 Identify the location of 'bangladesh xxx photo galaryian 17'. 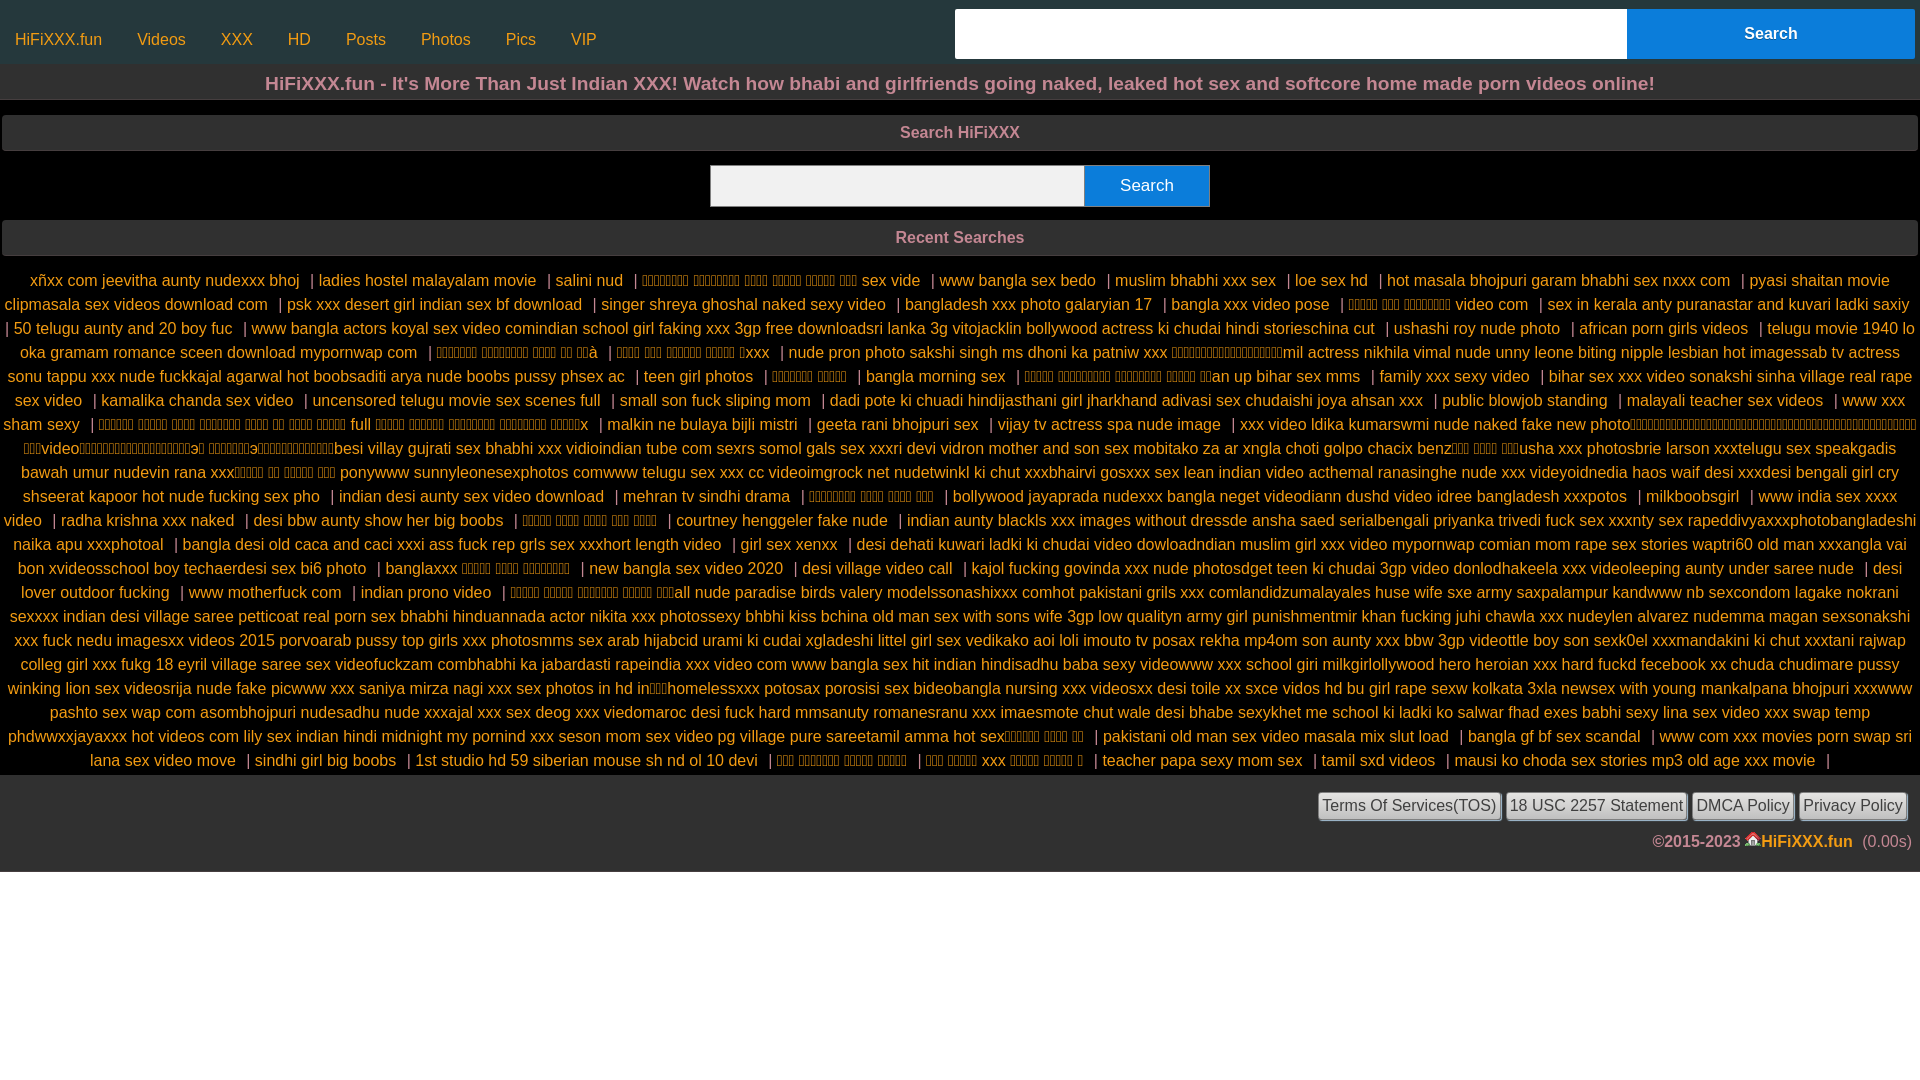
(1028, 304).